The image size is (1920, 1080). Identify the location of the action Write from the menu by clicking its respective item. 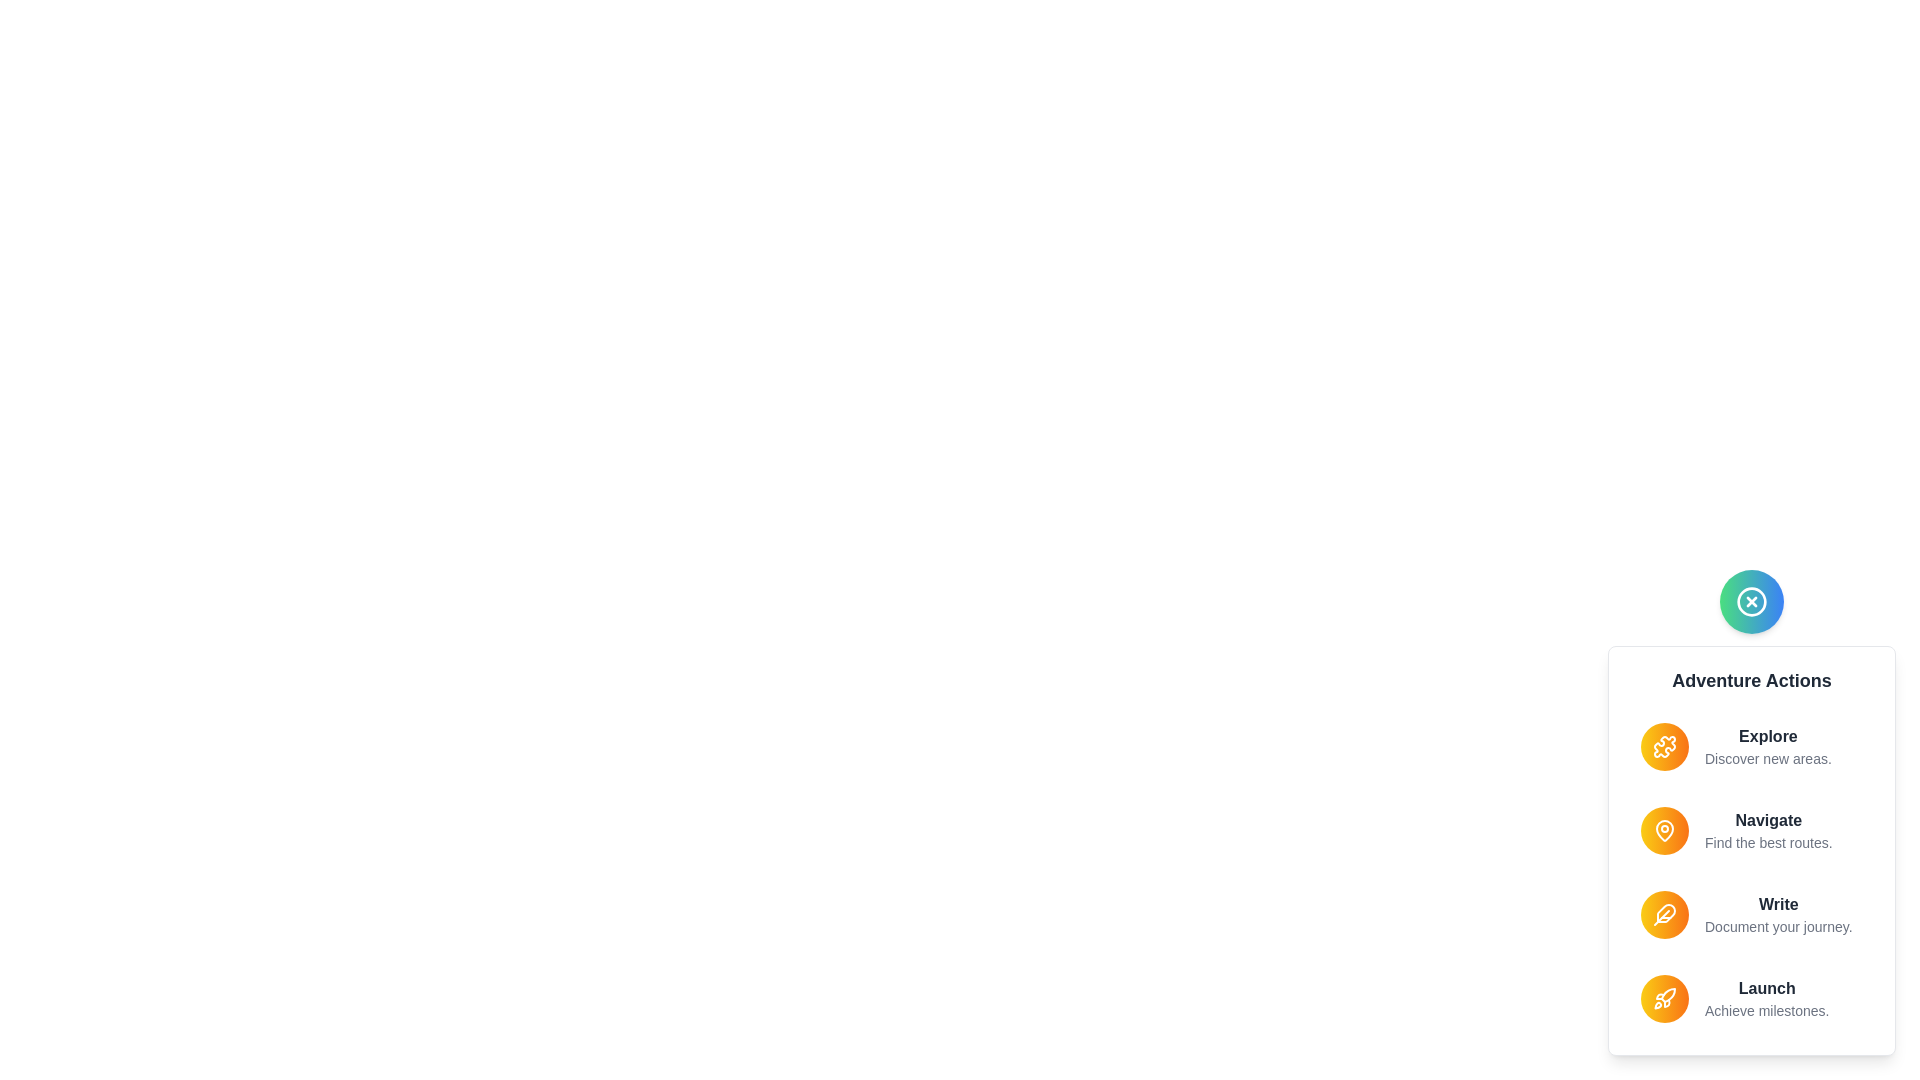
(1751, 914).